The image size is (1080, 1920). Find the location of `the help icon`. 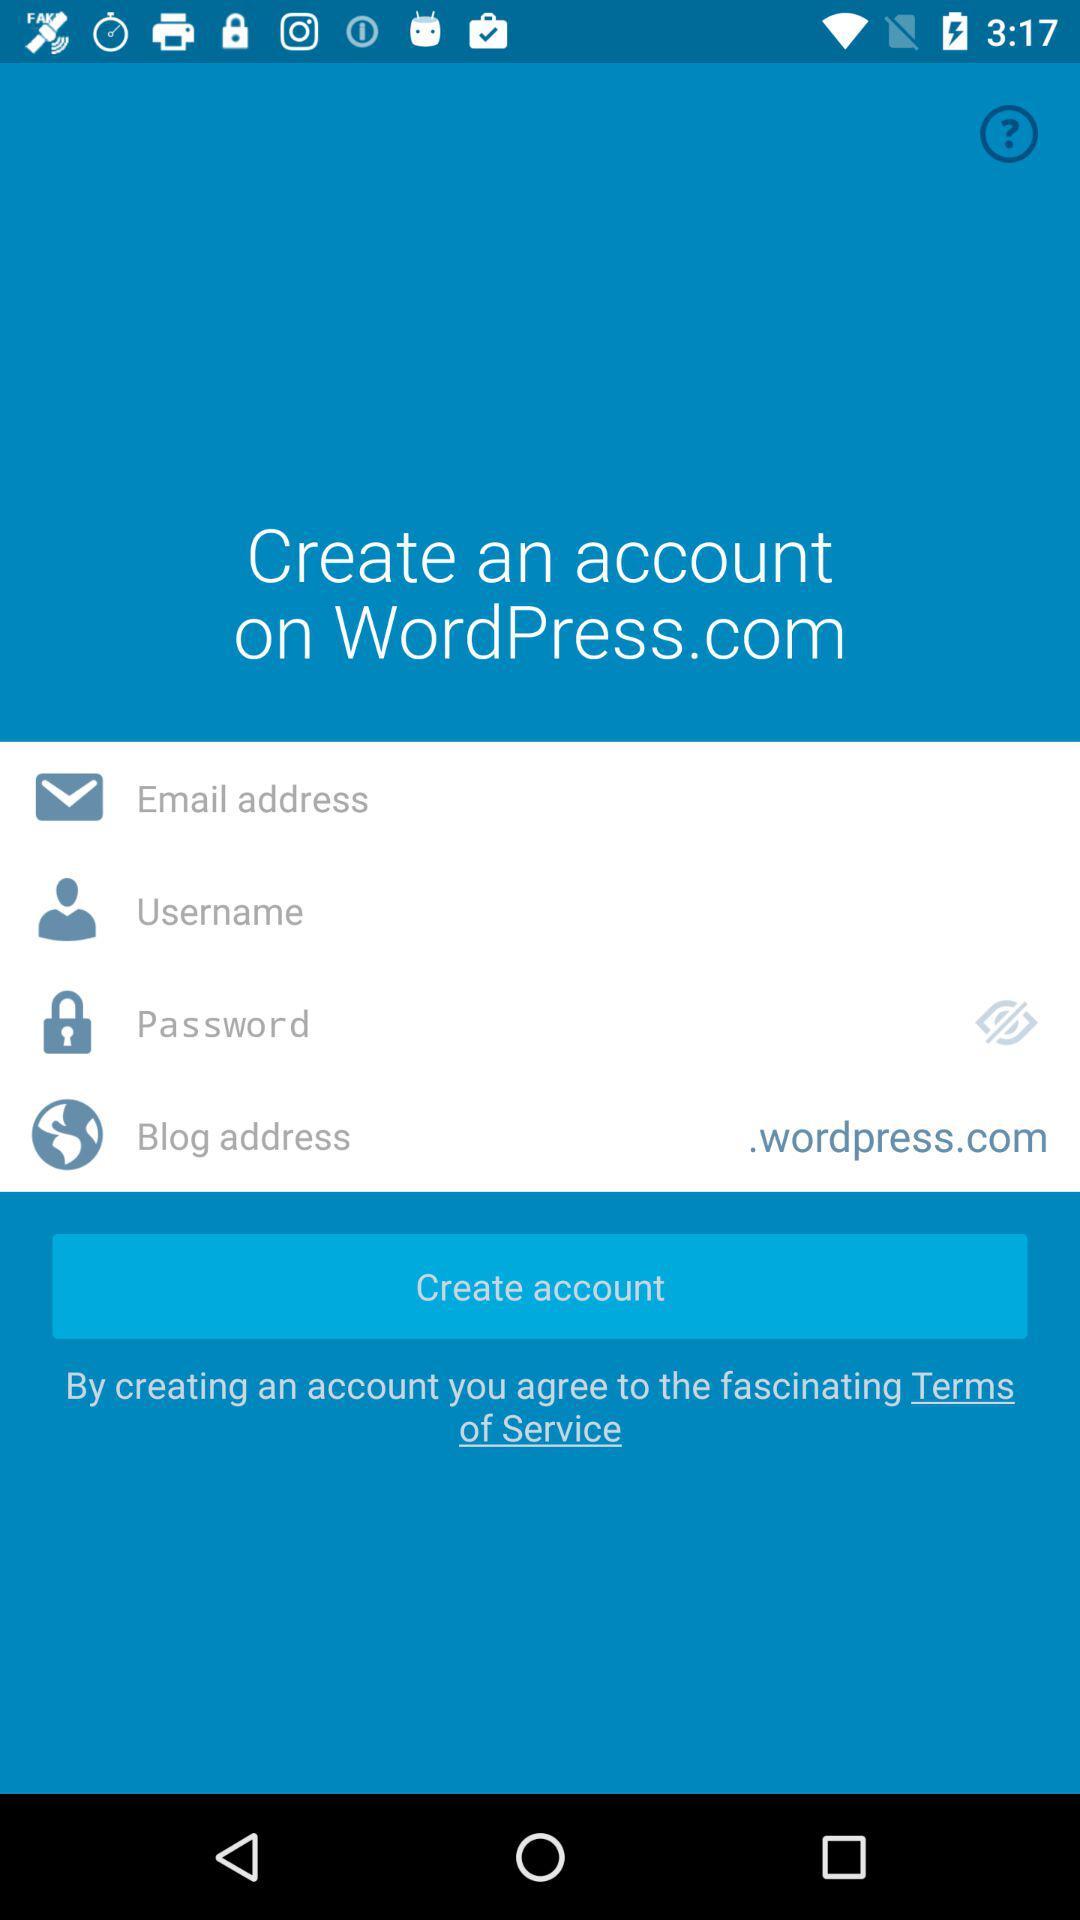

the help icon is located at coordinates (1009, 132).